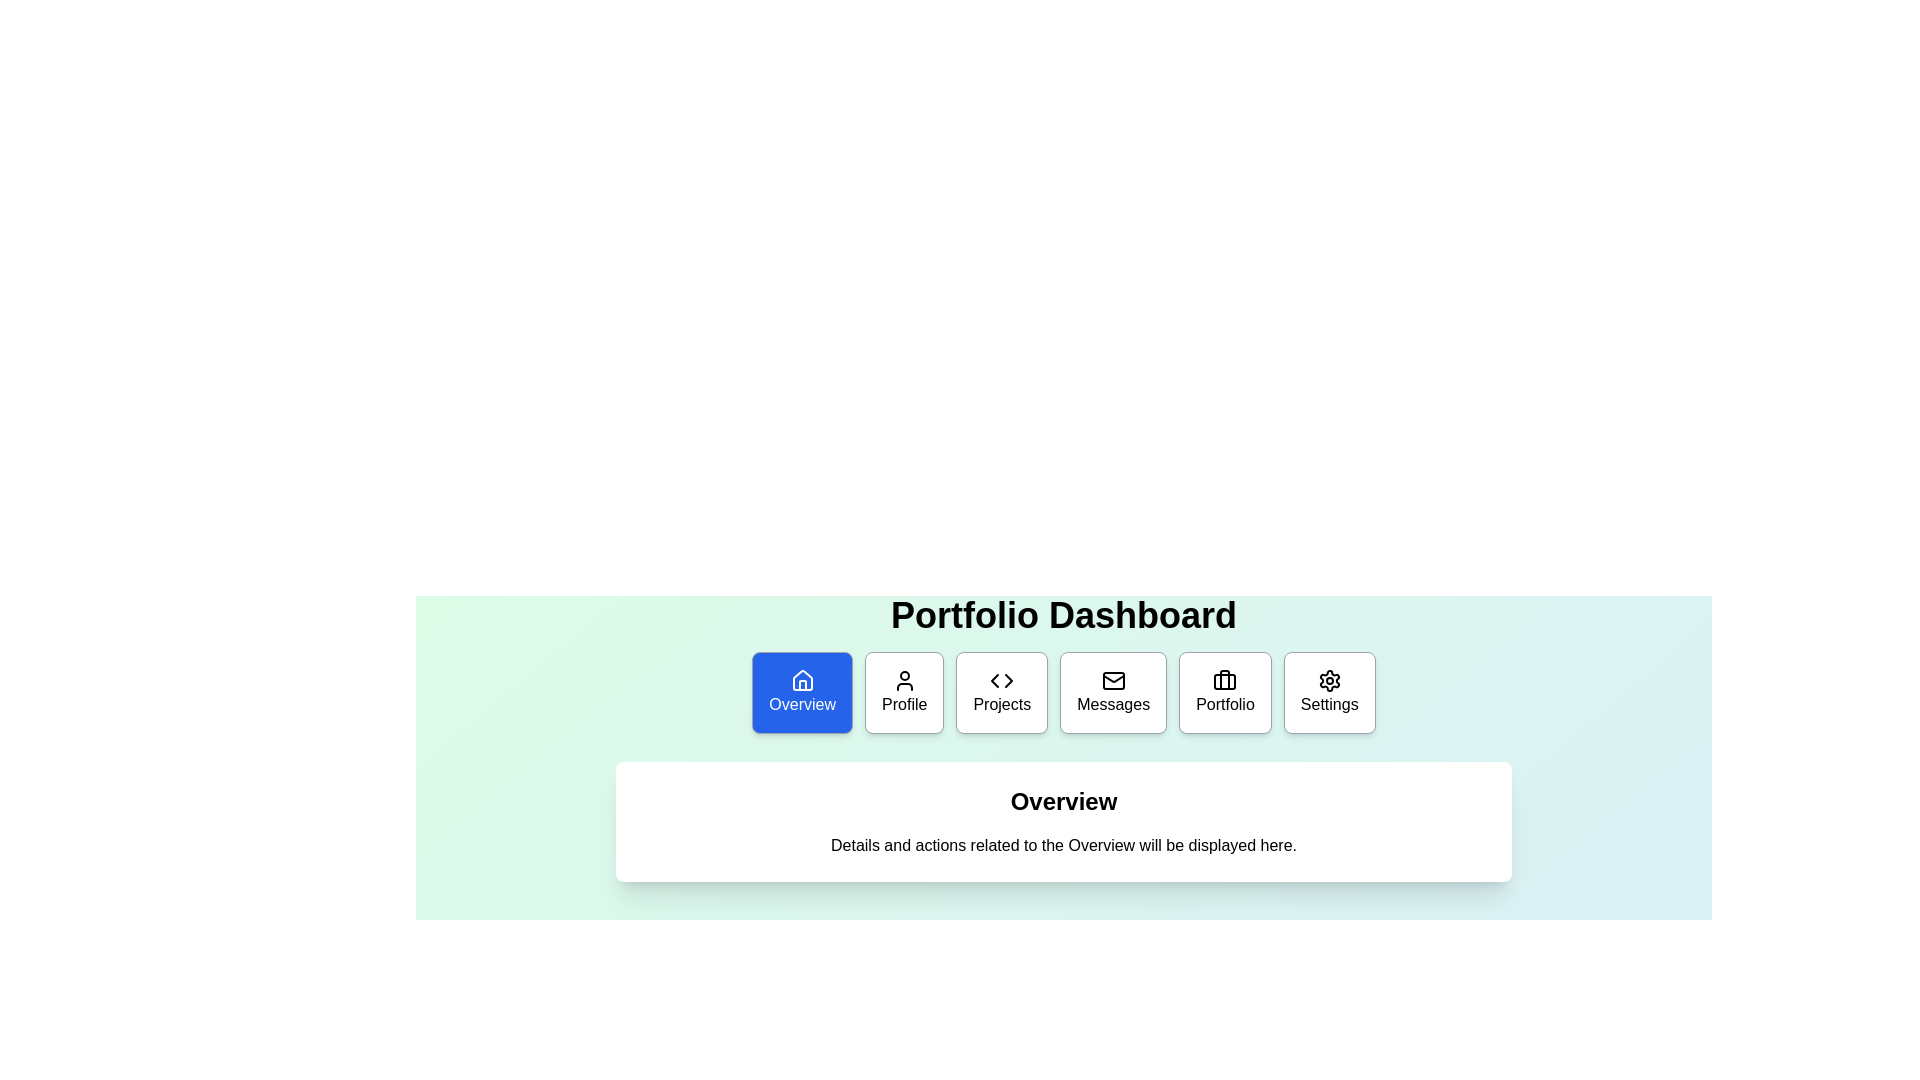  I want to click on the messaging icon, which is represented by an envelope symbol and located within the 'Messages' card in the dashboard menu, so click(1112, 680).